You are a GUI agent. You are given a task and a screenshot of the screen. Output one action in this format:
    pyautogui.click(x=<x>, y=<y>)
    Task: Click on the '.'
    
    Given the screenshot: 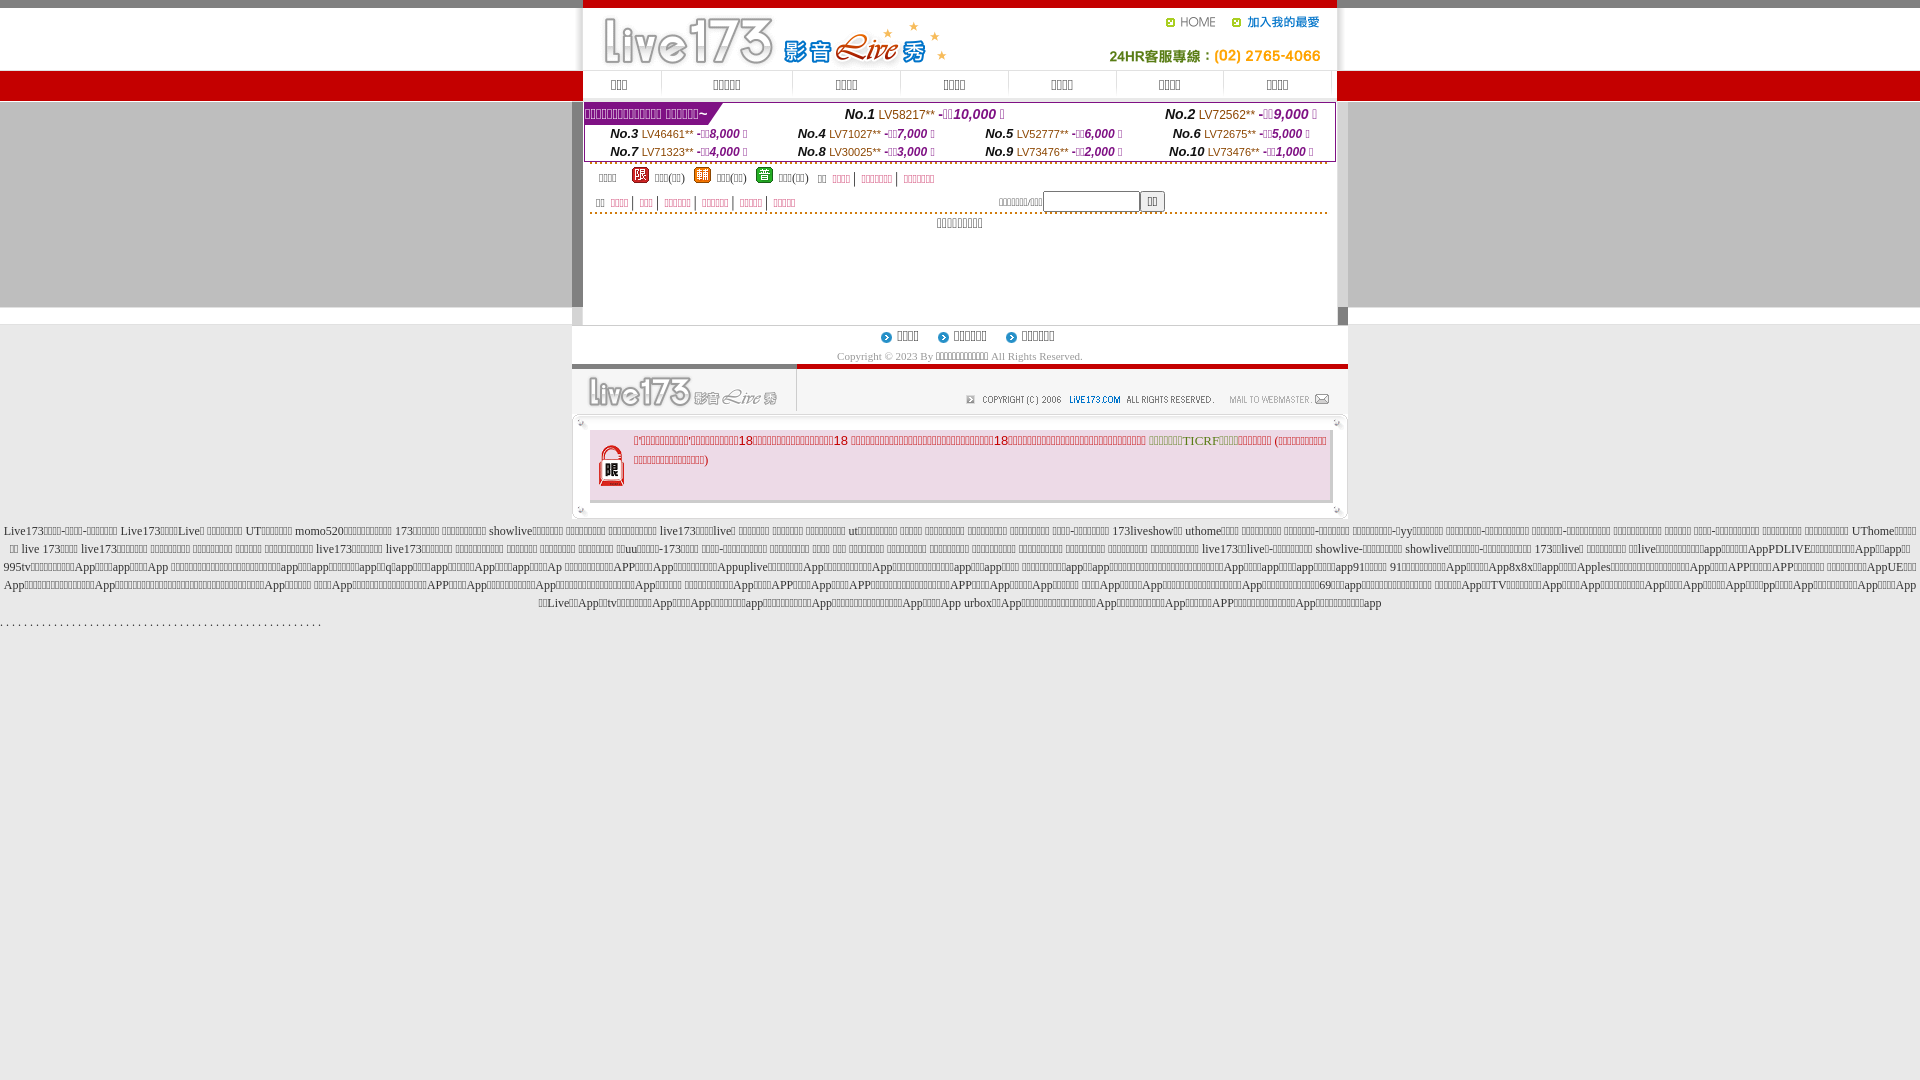 What is the action you would take?
    pyautogui.click(x=150, y=620)
    